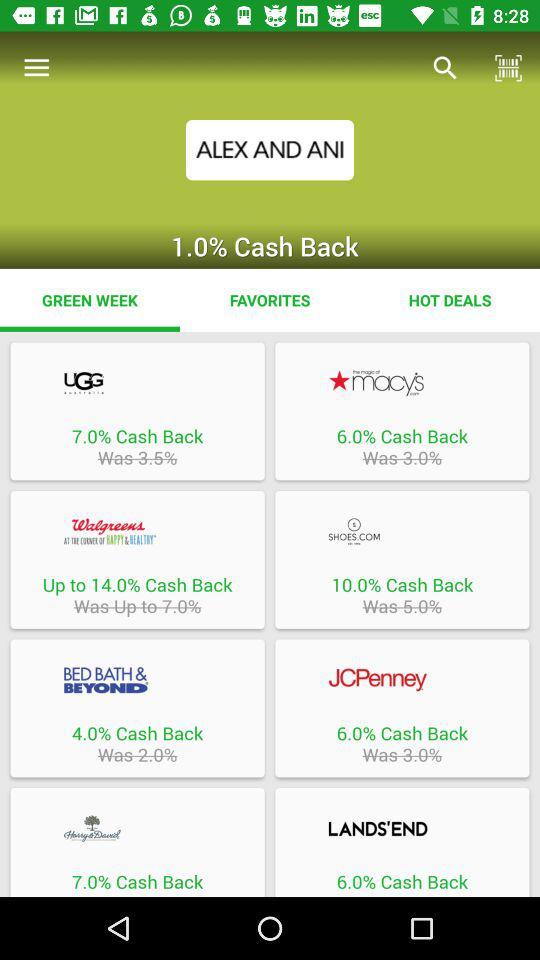 This screenshot has height=960, width=540. What do you see at coordinates (402, 382) in the screenshot?
I see `macy 's website` at bounding box center [402, 382].